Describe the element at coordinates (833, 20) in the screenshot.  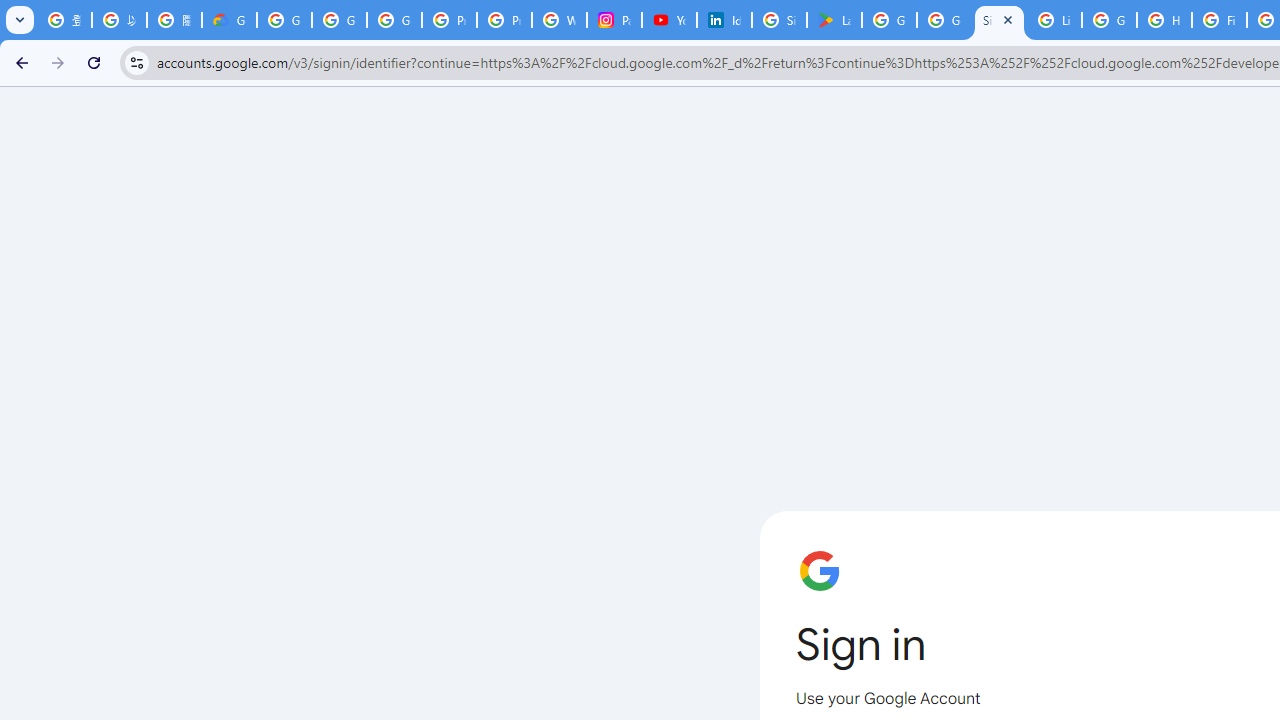
I see `'Last Shelter: Survival - Apps on Google Play'` at that location.